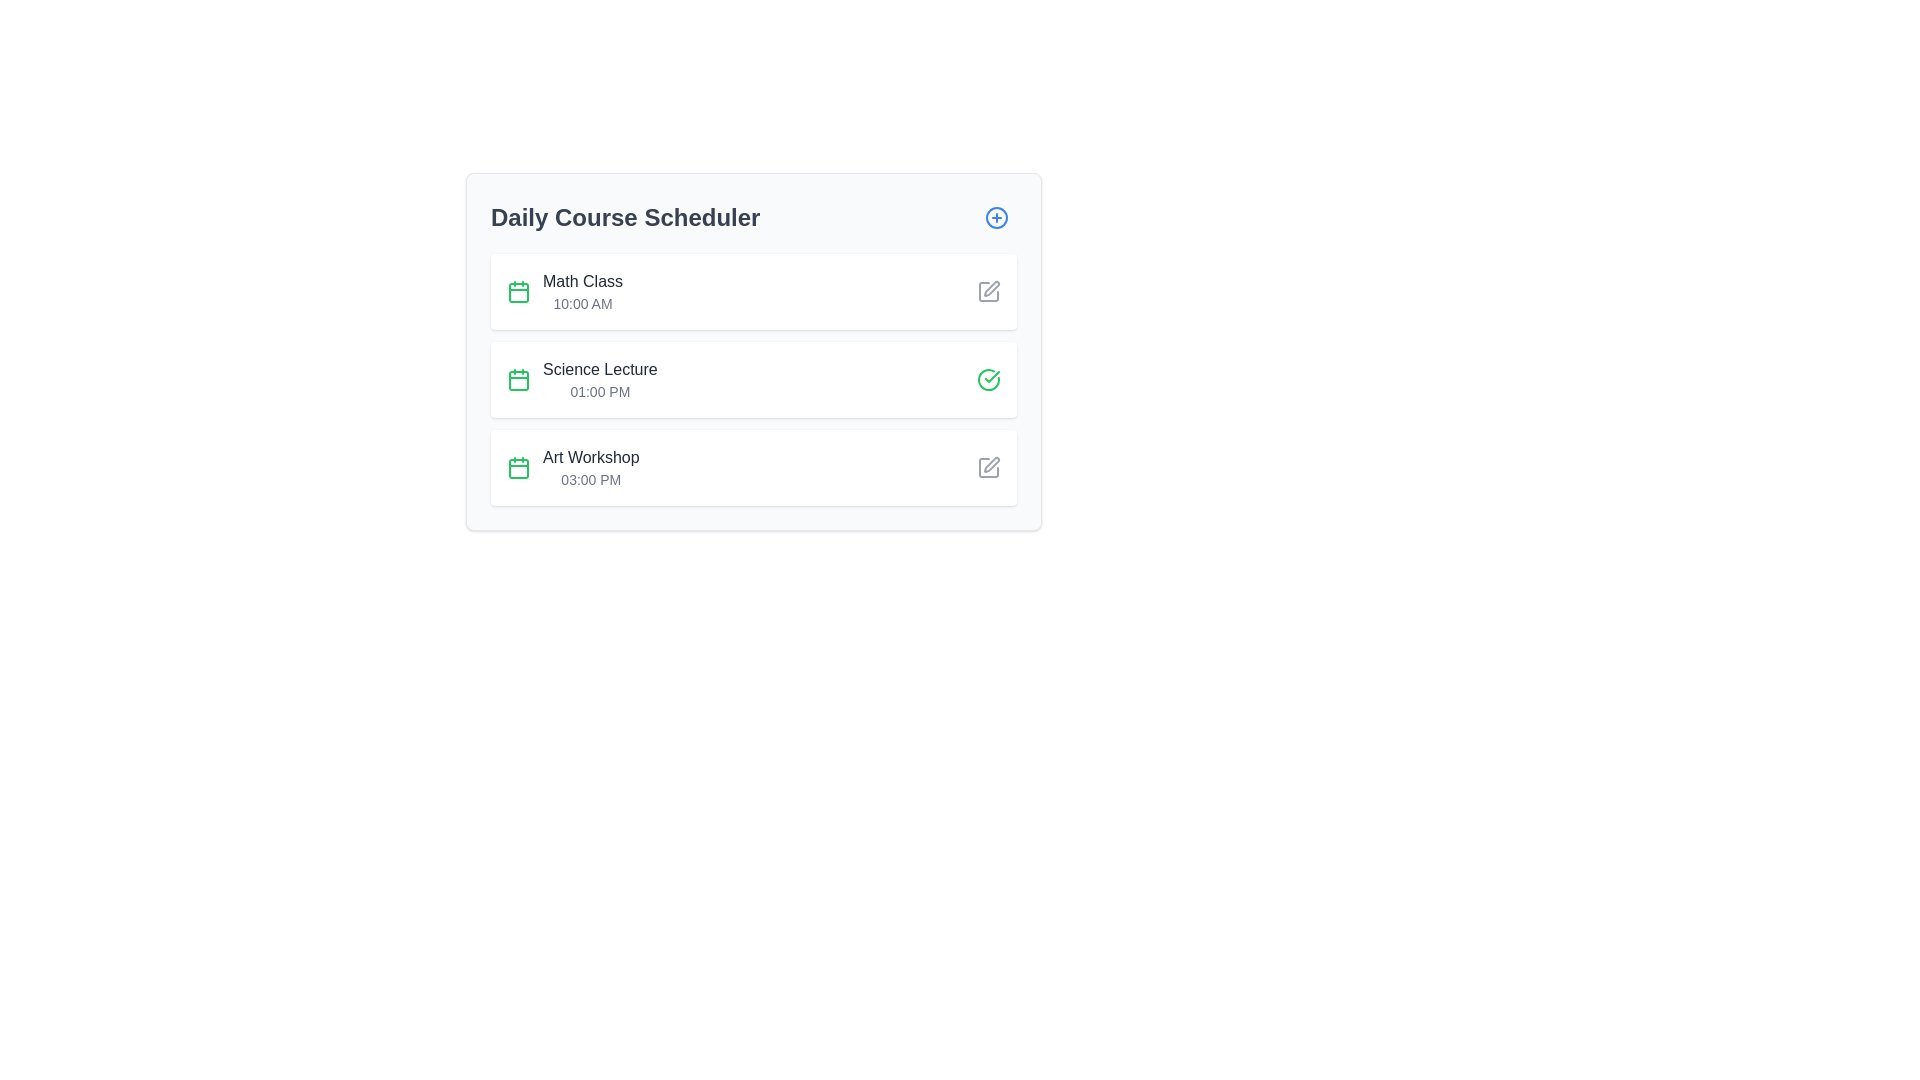 Image resolution: width=1920 pixels, height=1080 pixels. What do you see at coordinates (624, 218) in the screenshot?
I see `the text heading labeled 'Daily Course Scheduler', which is styled with a bold font and larger size, located at the top of the section` at bounding box center [624, 218].